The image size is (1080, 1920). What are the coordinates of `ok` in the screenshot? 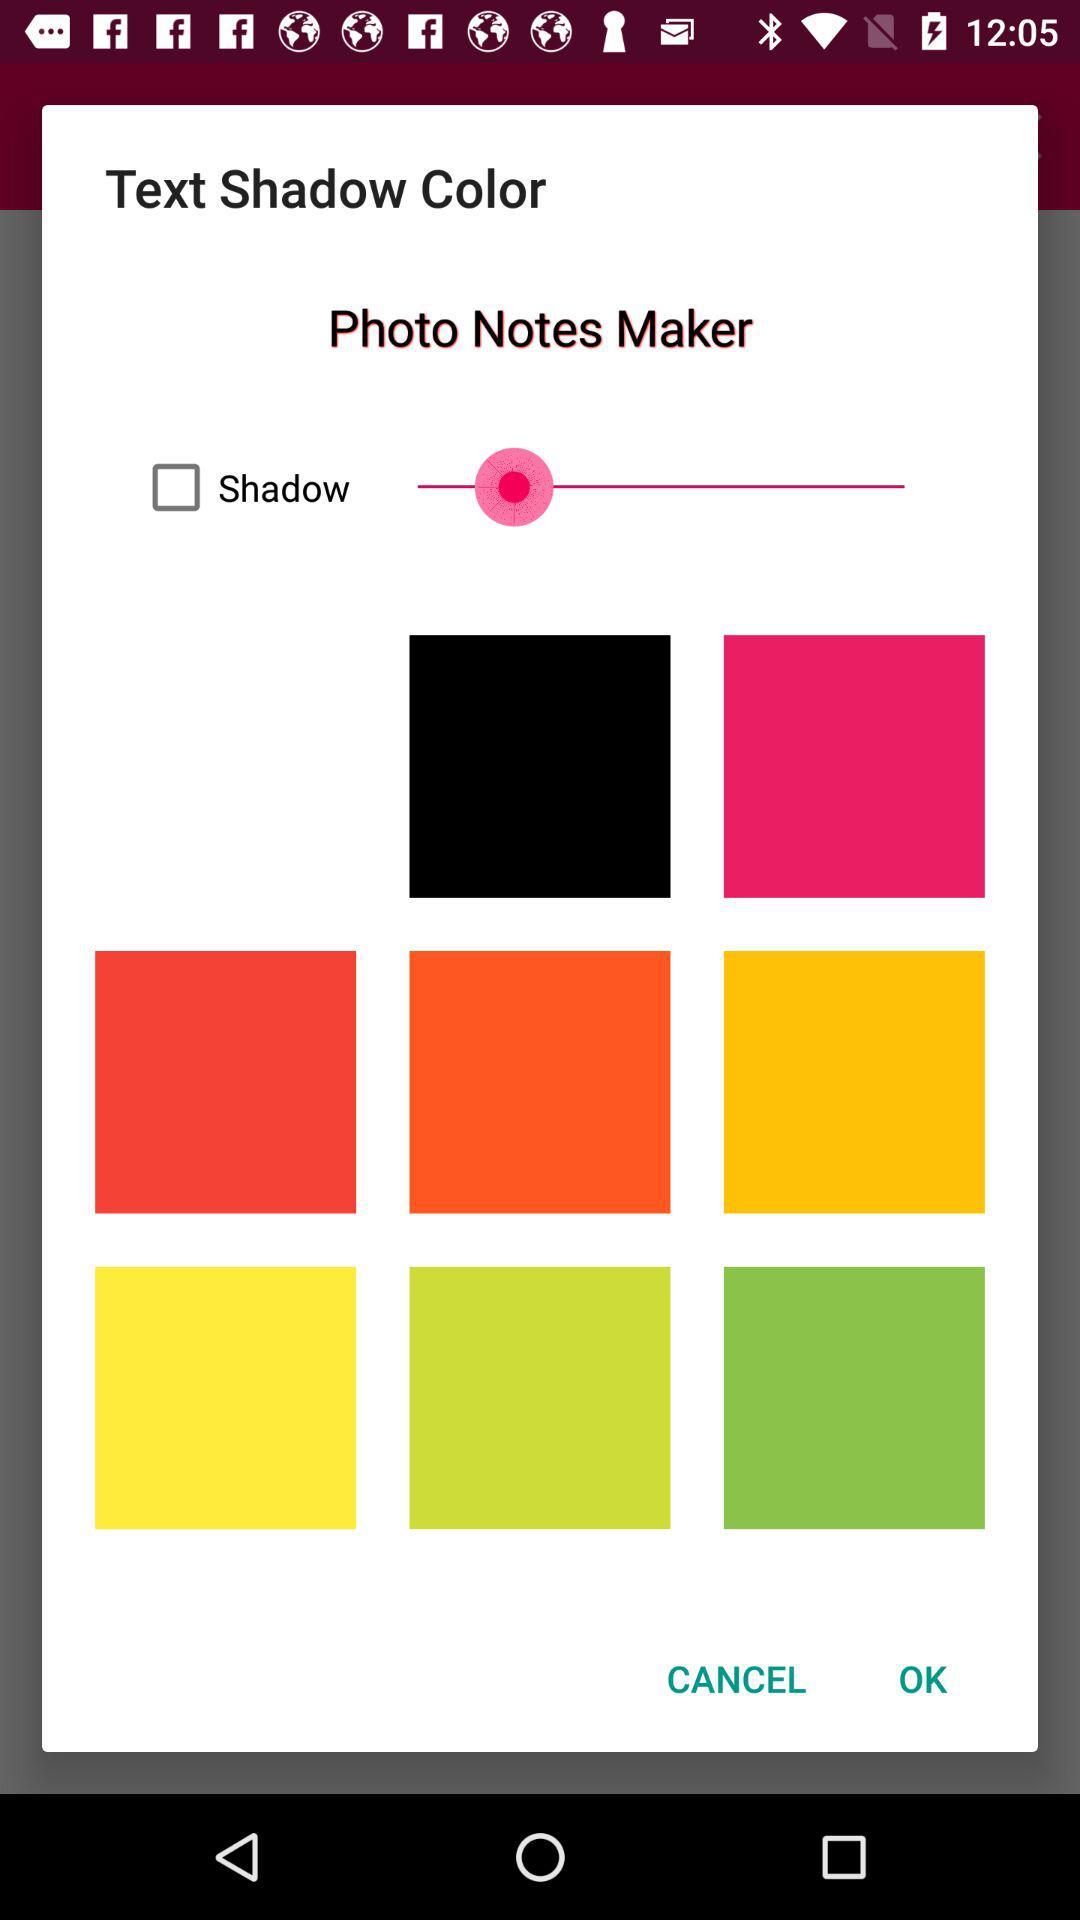 It's located at (922, 1678).